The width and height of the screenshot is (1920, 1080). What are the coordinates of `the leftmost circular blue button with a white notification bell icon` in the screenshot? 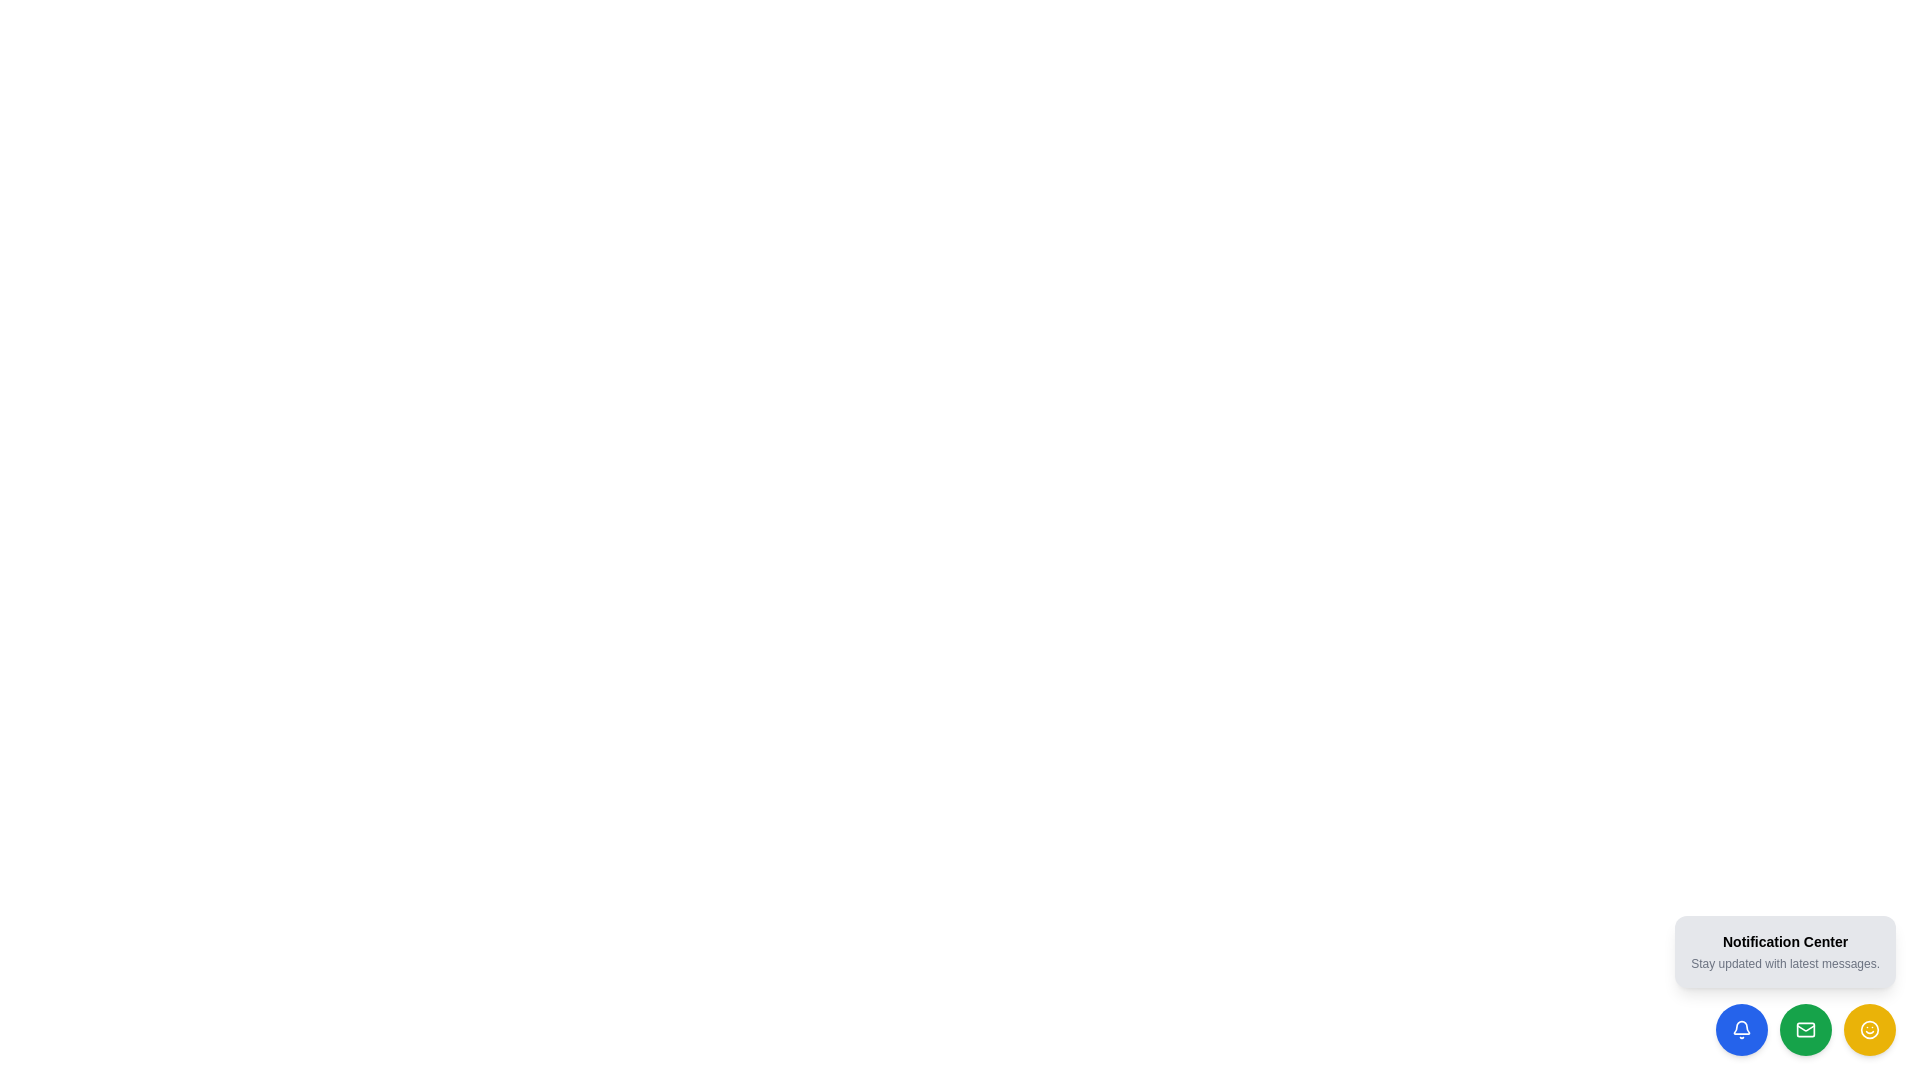 It's located at (1741, 1029).